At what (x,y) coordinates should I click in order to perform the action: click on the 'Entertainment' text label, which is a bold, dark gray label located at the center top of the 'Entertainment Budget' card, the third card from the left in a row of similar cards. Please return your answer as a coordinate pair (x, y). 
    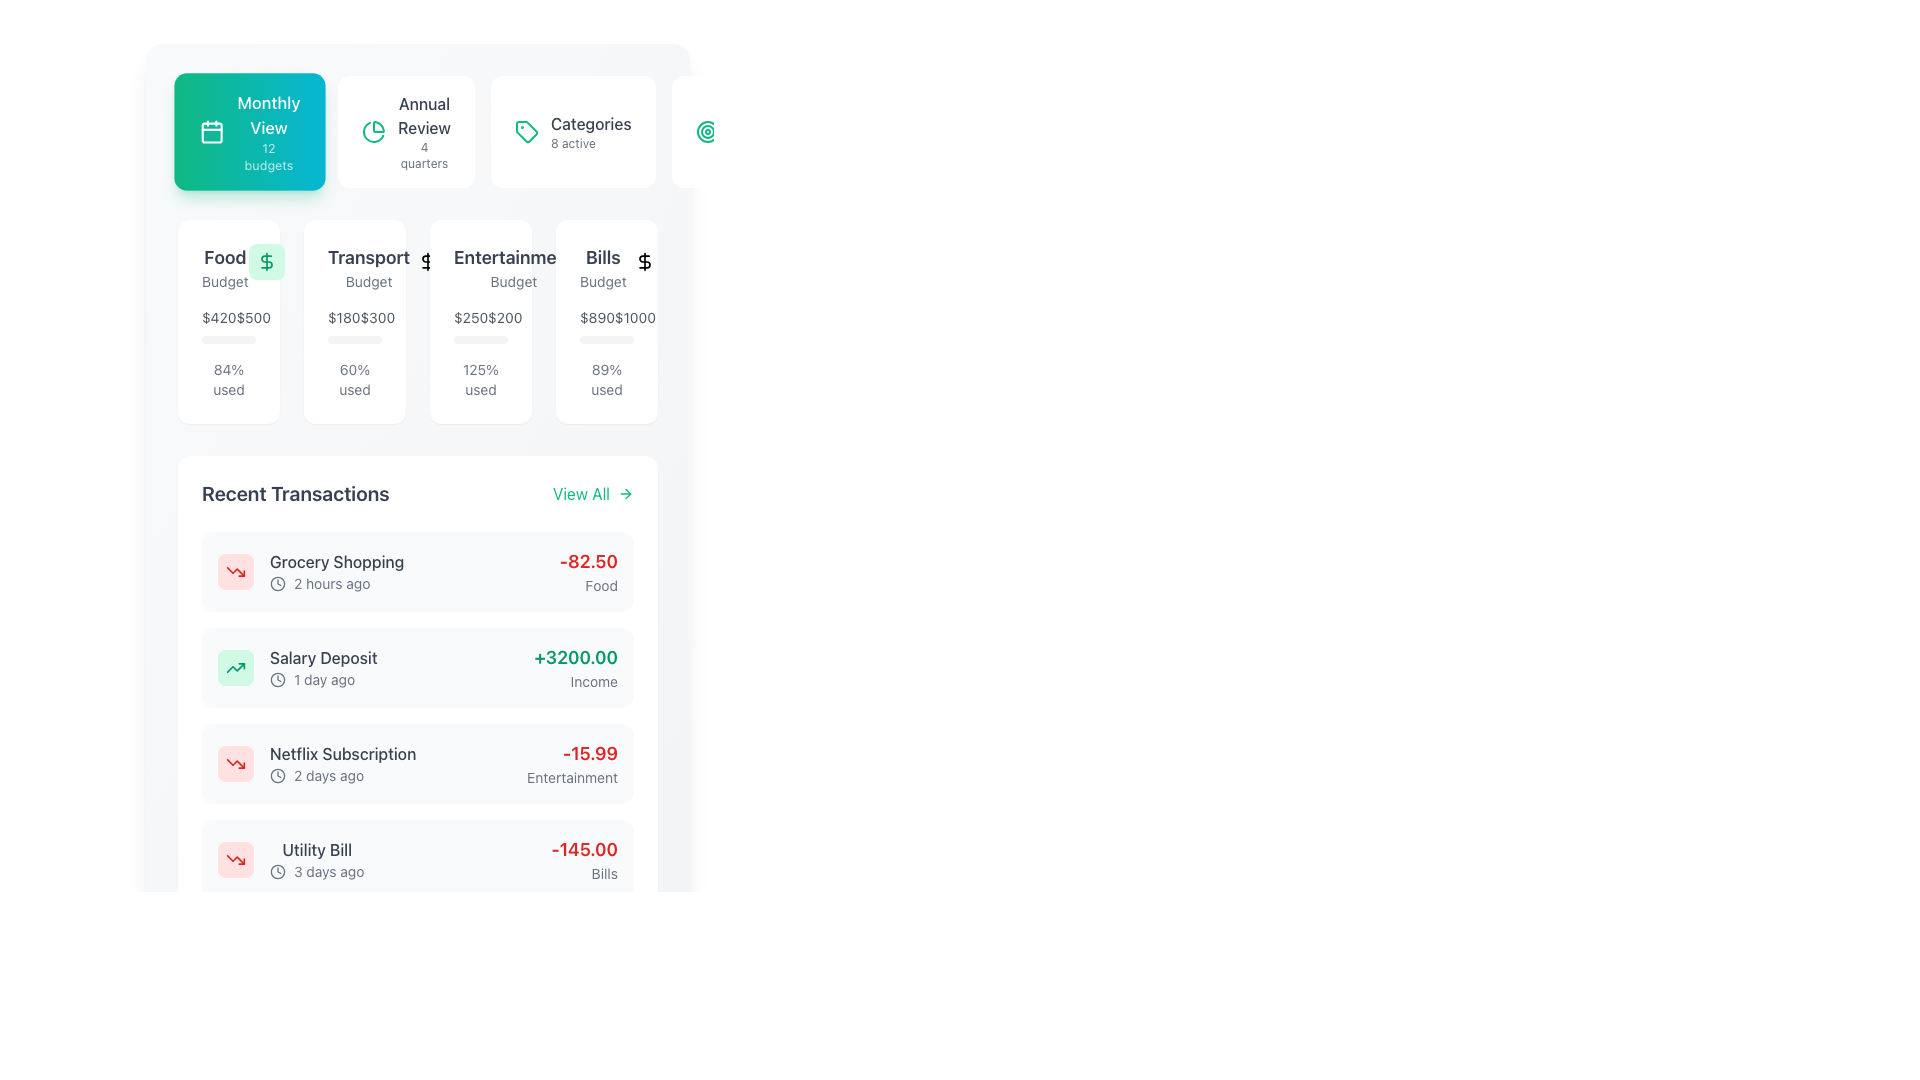
    Looking at the image, I should click on (513, 257).